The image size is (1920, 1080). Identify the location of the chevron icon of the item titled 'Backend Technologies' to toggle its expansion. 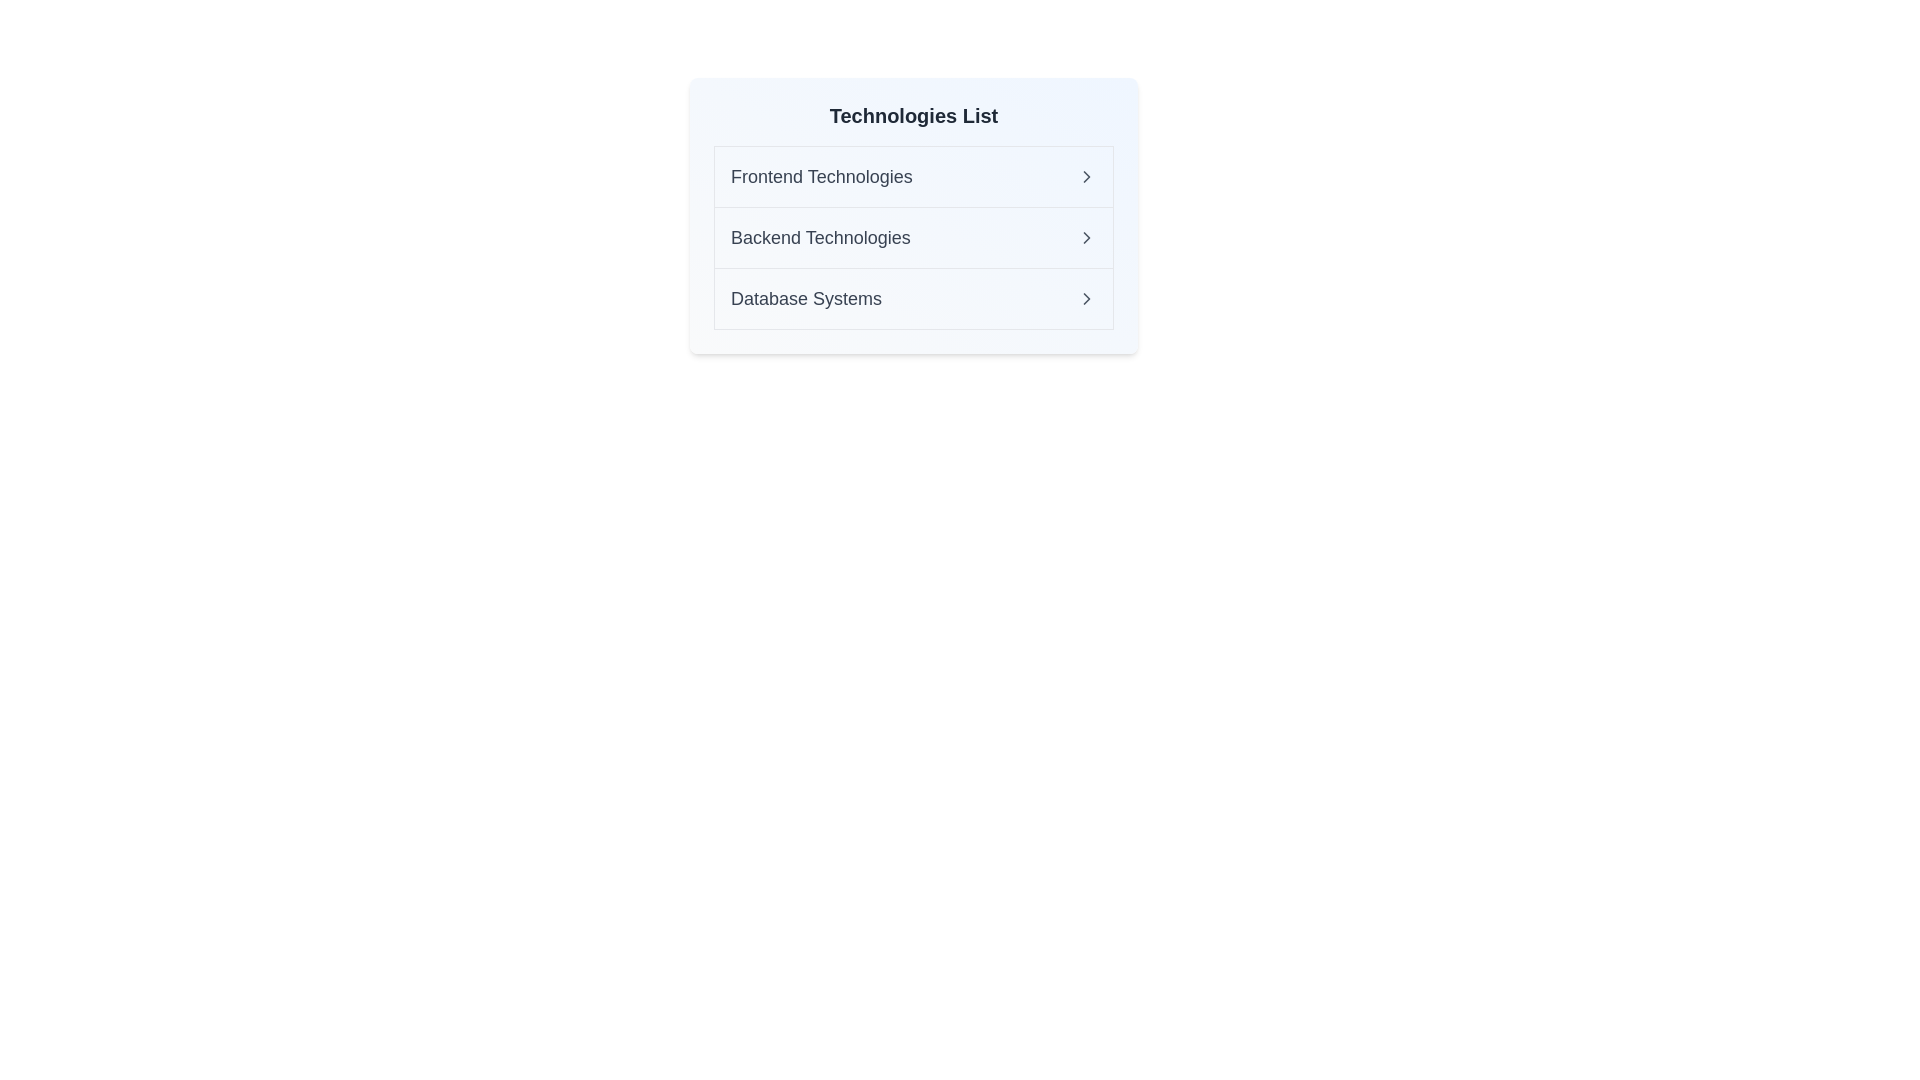
(1085, 237).